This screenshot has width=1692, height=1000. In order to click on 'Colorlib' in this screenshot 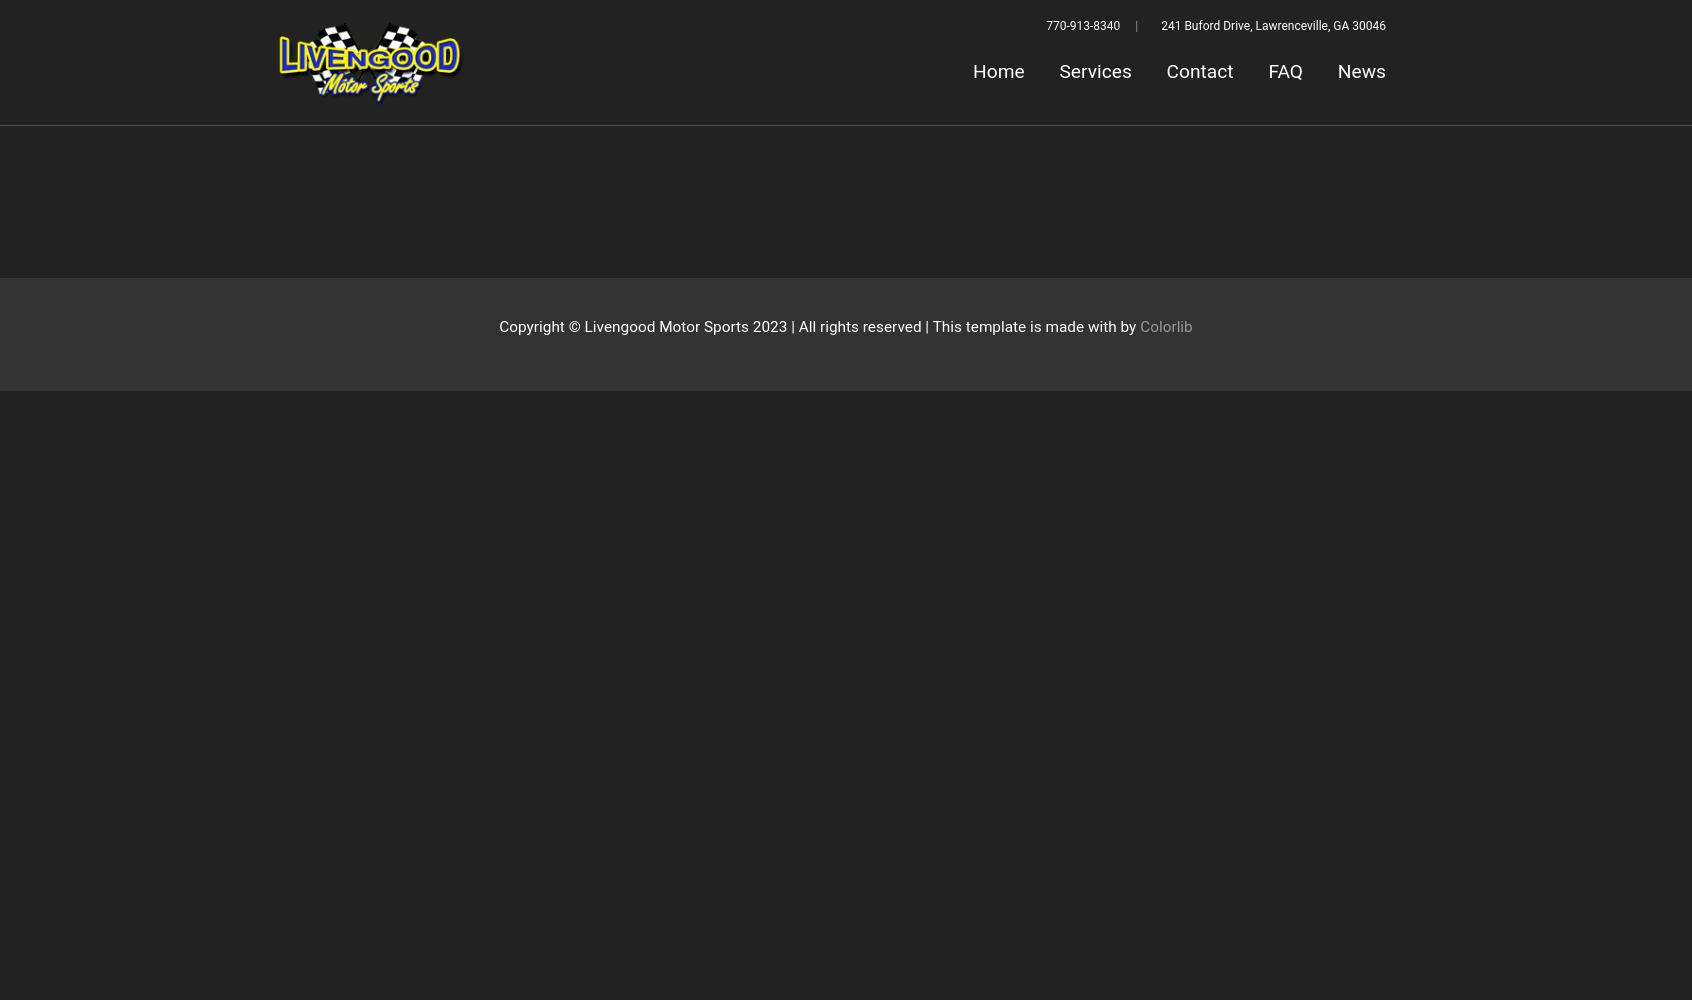, I will do `click(1164, 326)`.